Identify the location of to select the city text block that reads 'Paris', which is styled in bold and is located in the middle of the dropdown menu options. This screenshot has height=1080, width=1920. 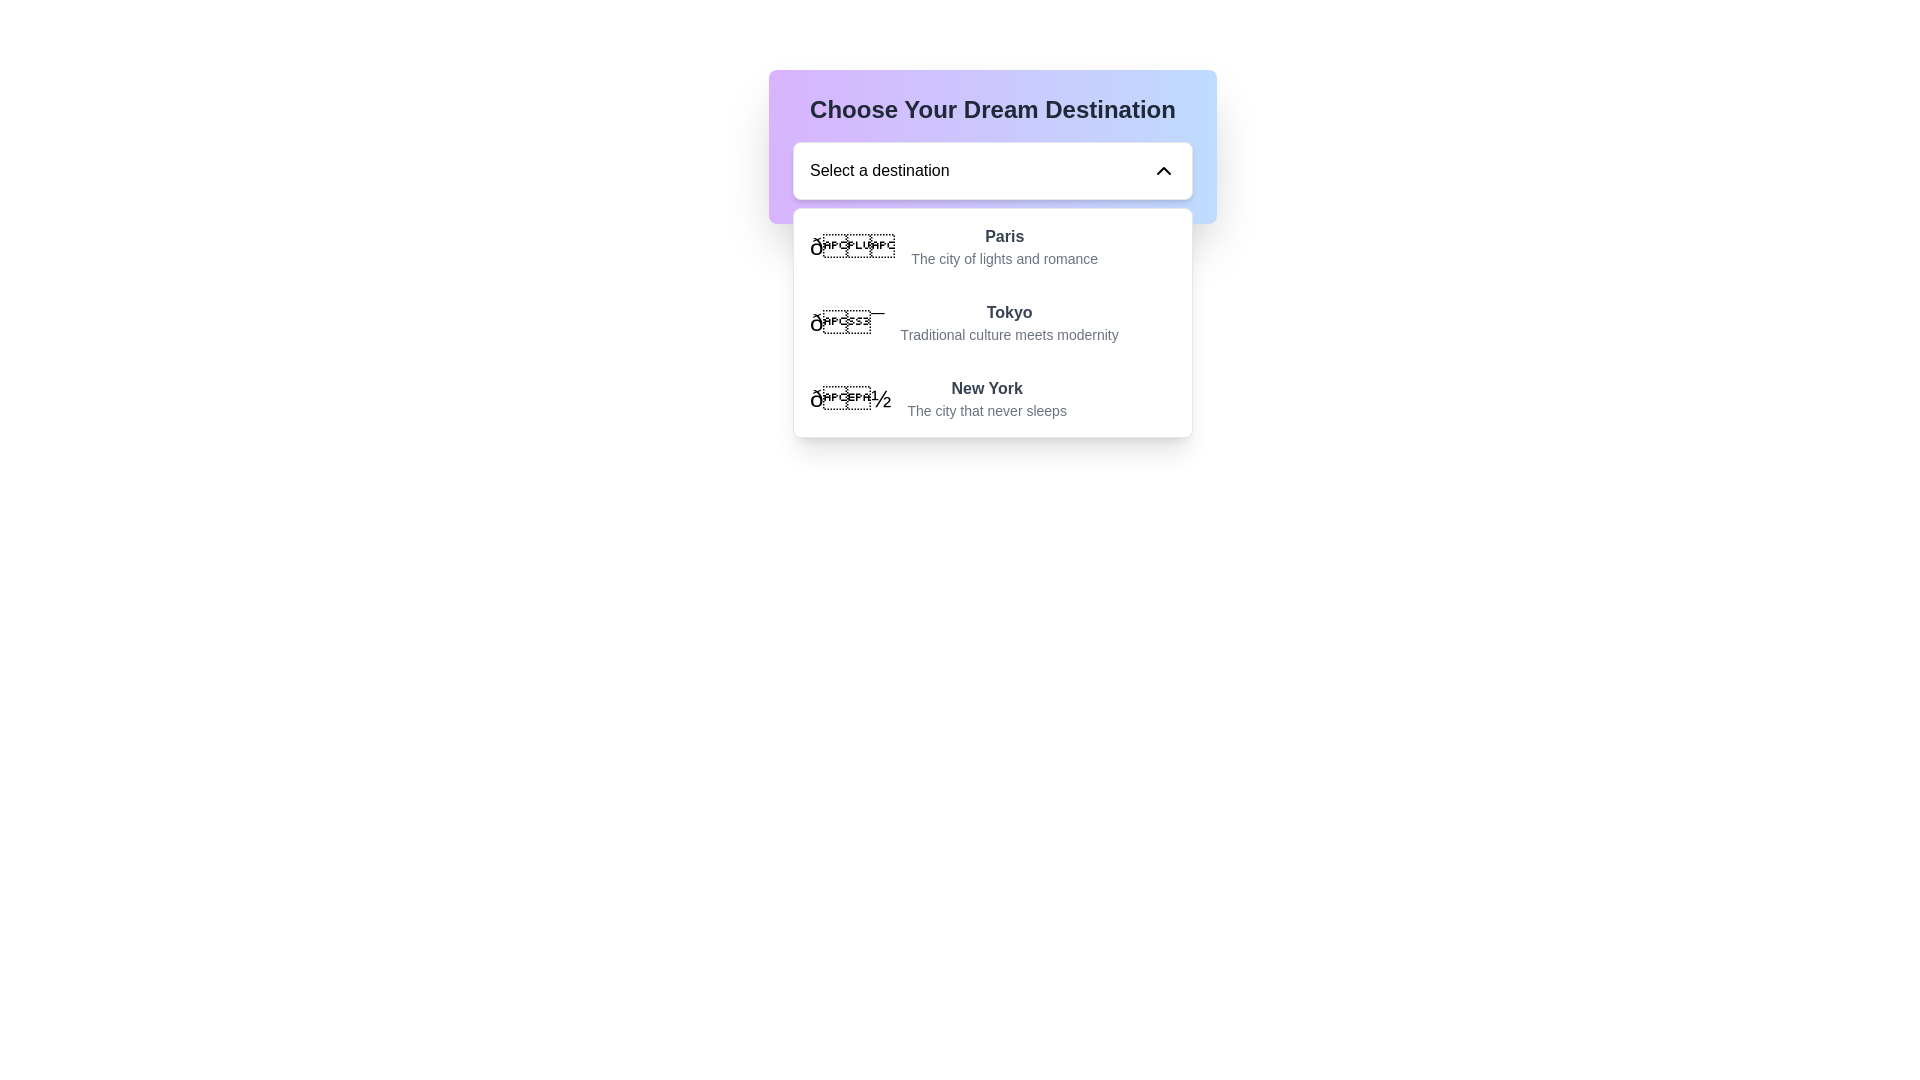
(1004, 245).